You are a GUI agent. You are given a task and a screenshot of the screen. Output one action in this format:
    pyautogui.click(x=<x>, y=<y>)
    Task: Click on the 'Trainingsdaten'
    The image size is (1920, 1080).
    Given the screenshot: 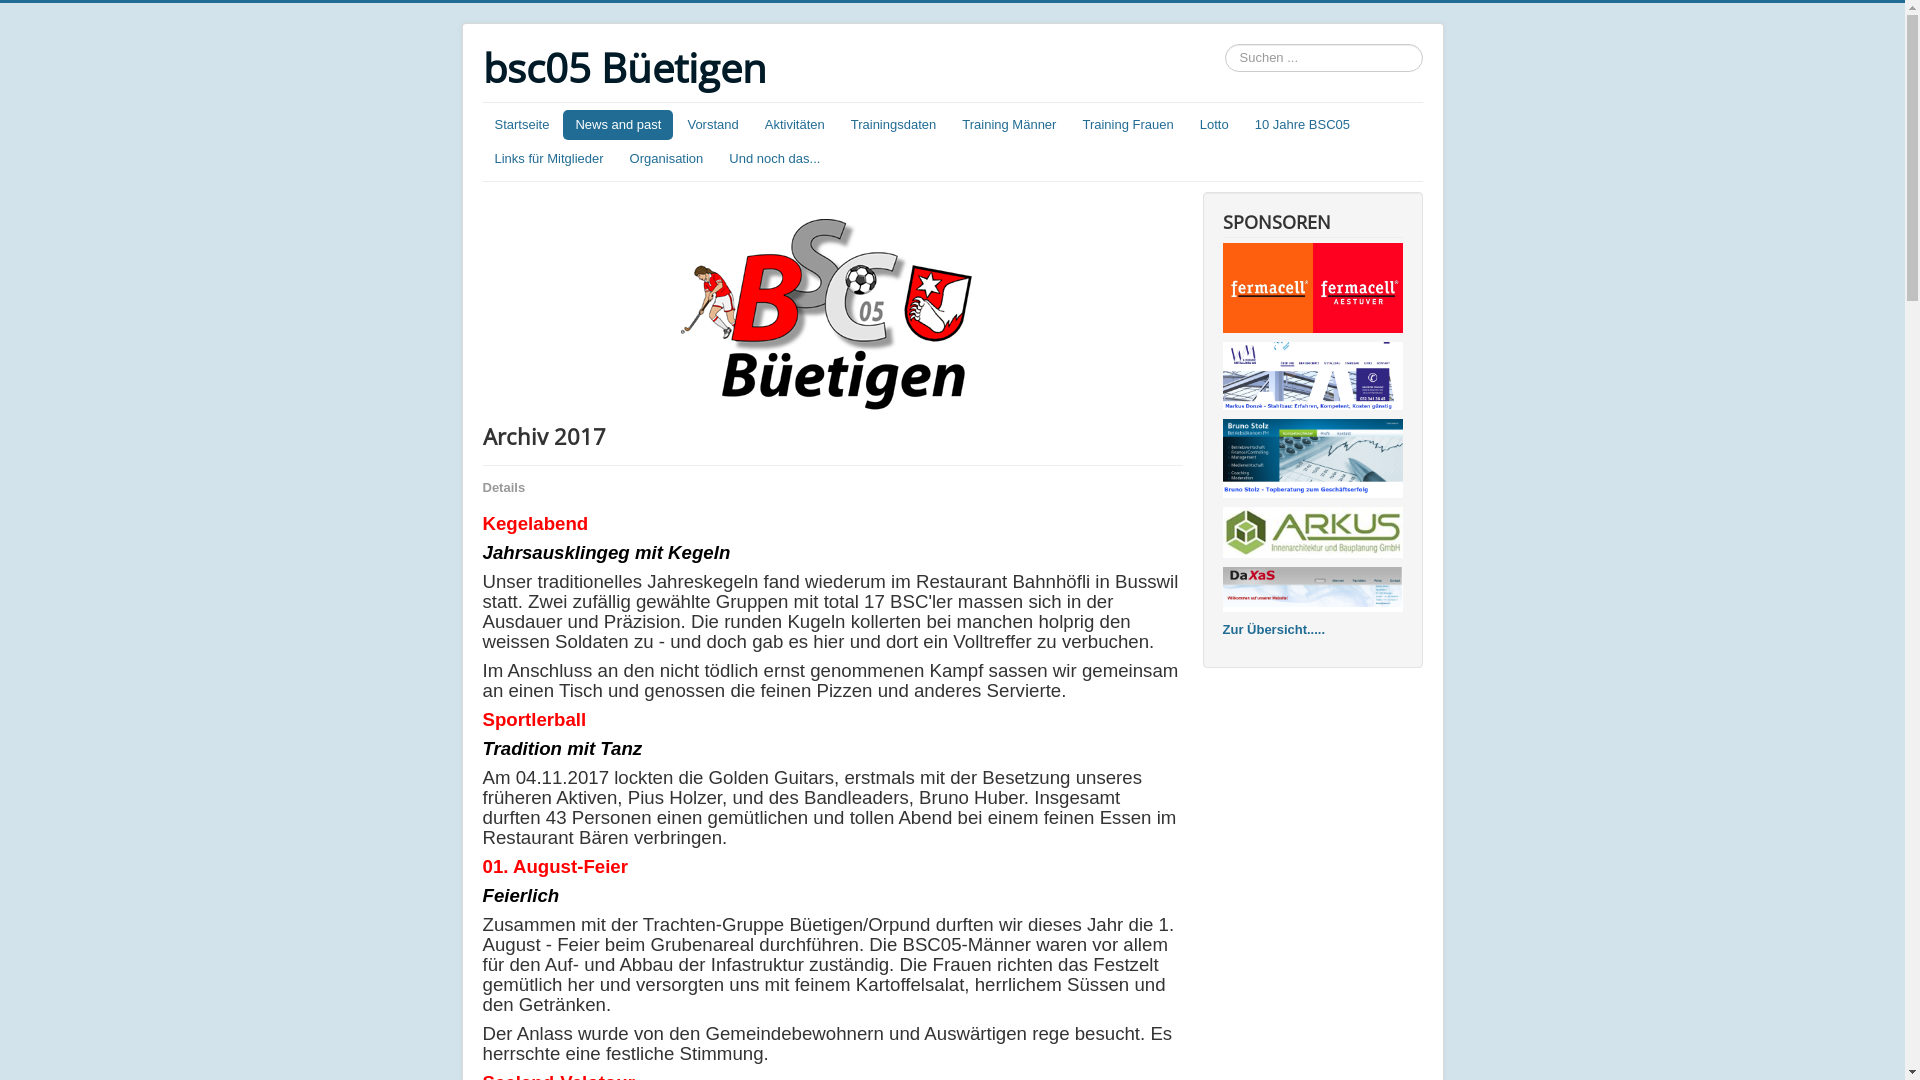 What is the action you would take?
    pyautogui.click(x=892, y=124)
    